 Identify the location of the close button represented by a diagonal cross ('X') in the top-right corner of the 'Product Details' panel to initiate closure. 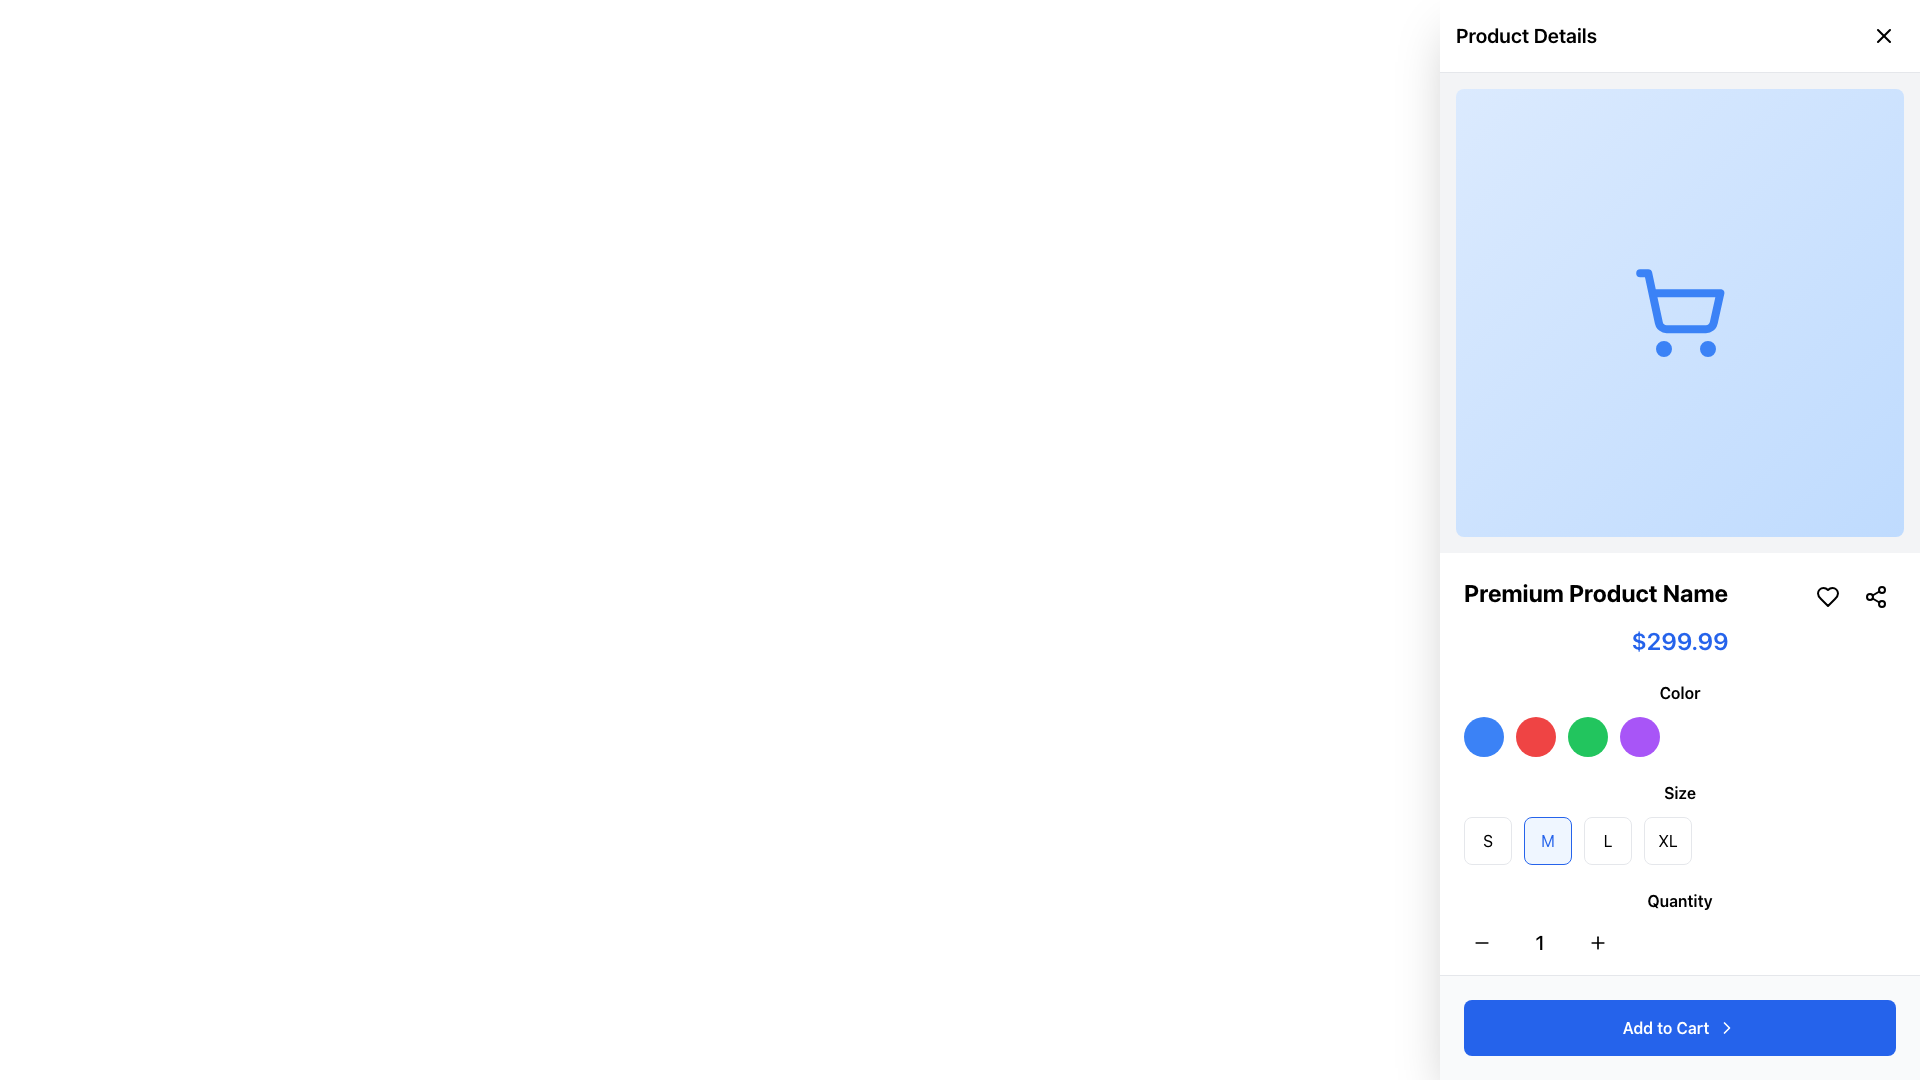
(1882, 35).